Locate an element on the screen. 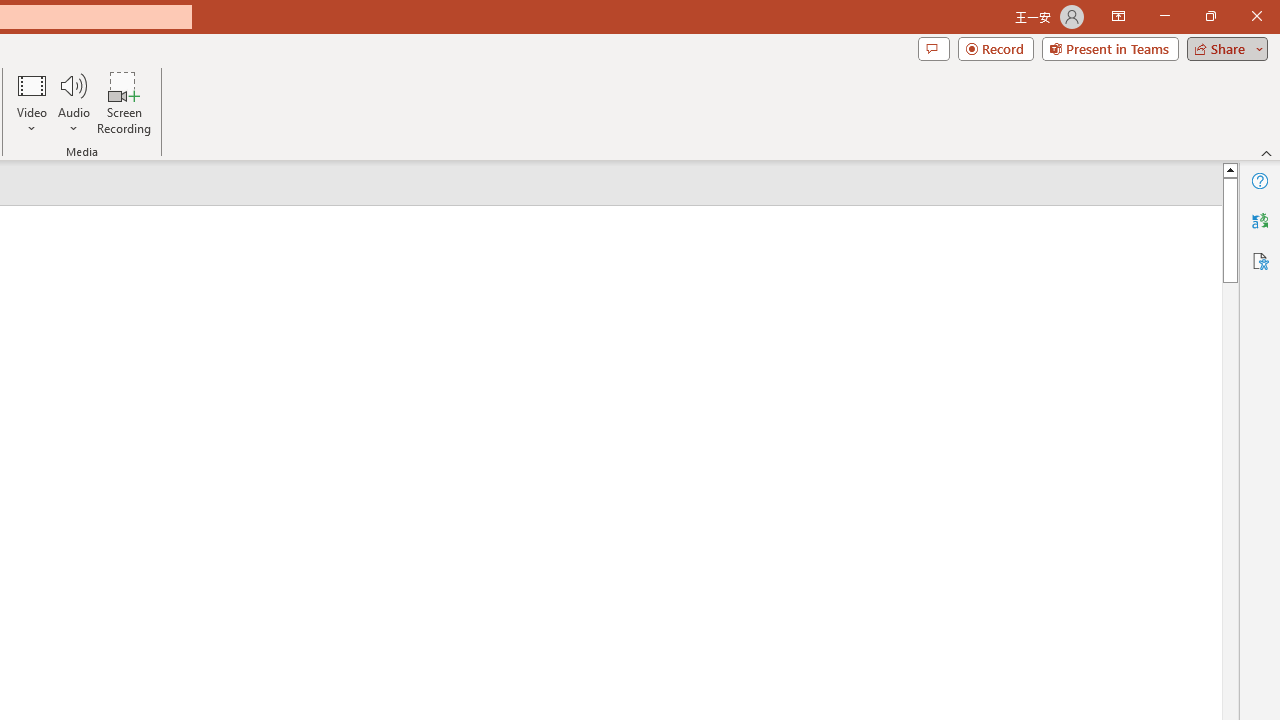 The width and height of the screenshot is (1280, 720). 'Restore Down' is located at coordinates (1209, 16).